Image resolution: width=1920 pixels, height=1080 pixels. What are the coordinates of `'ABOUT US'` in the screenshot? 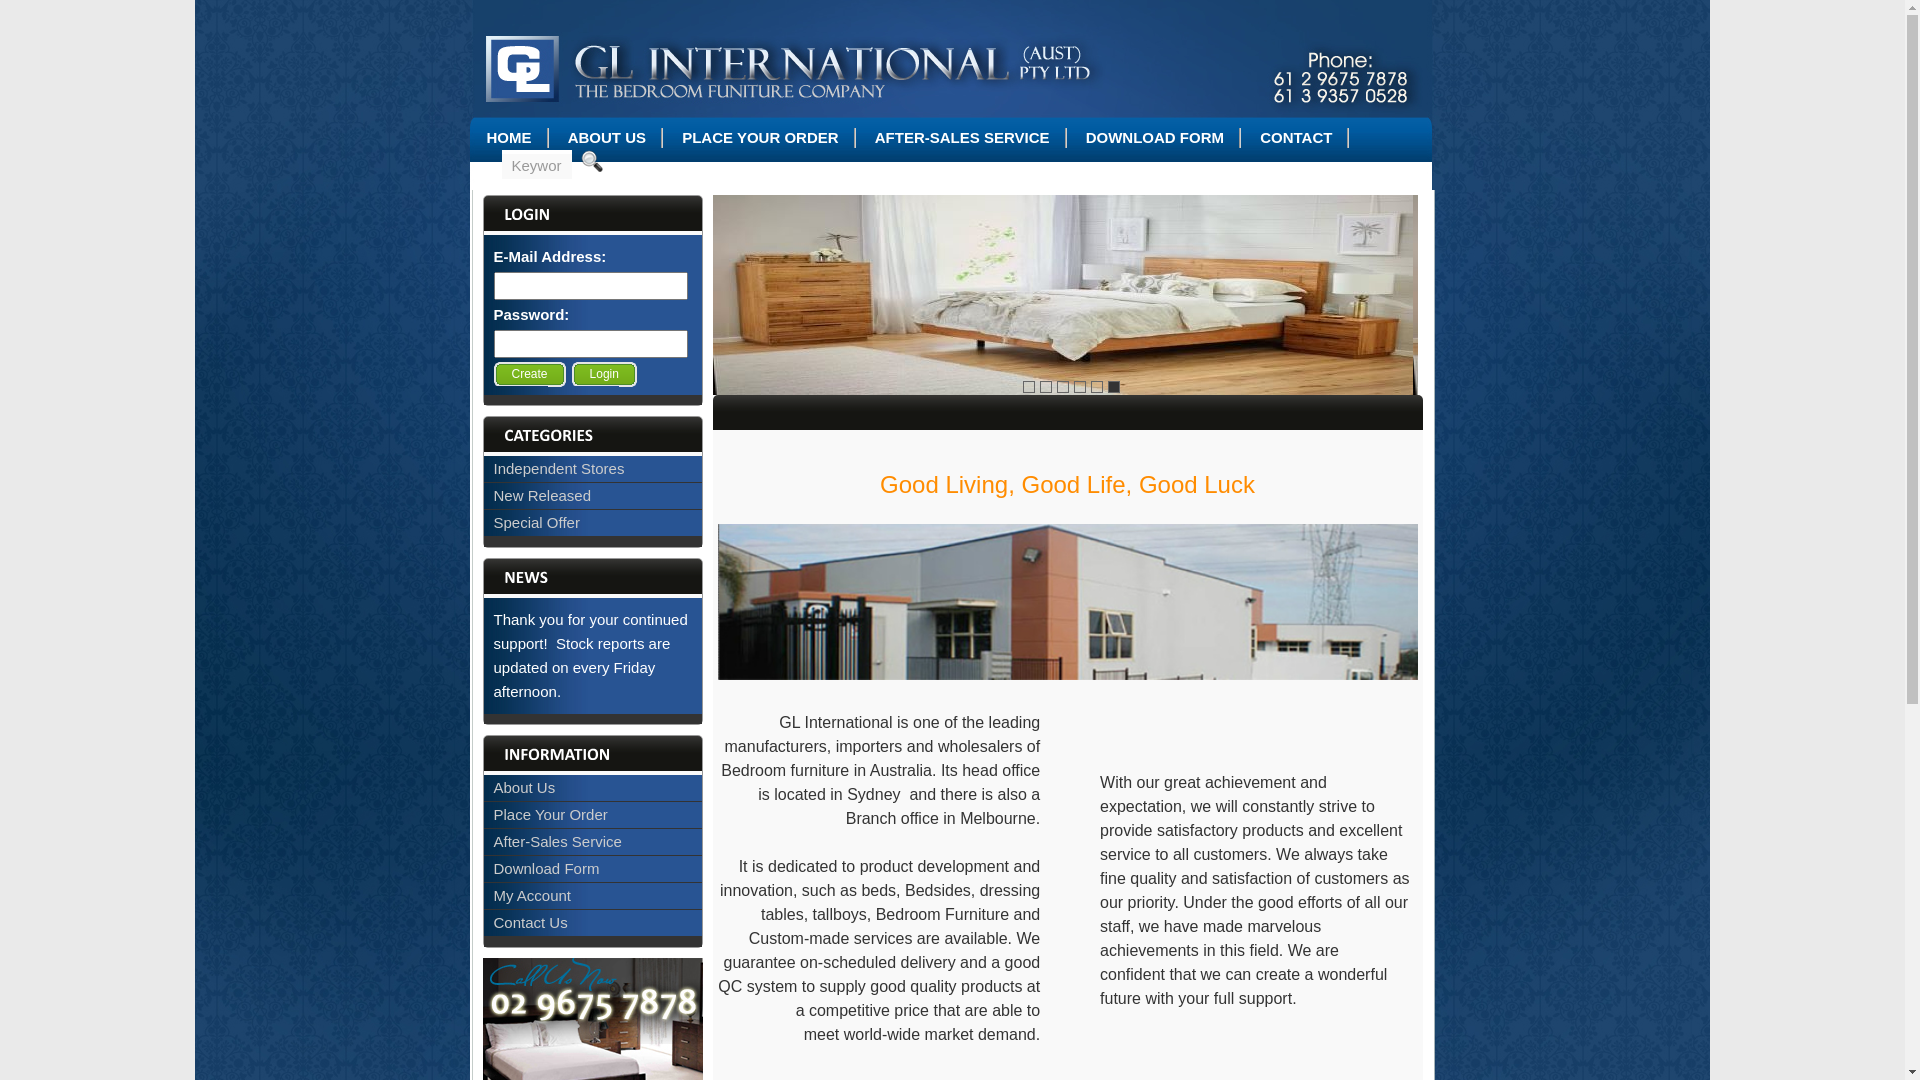 It's located at (605, 136).